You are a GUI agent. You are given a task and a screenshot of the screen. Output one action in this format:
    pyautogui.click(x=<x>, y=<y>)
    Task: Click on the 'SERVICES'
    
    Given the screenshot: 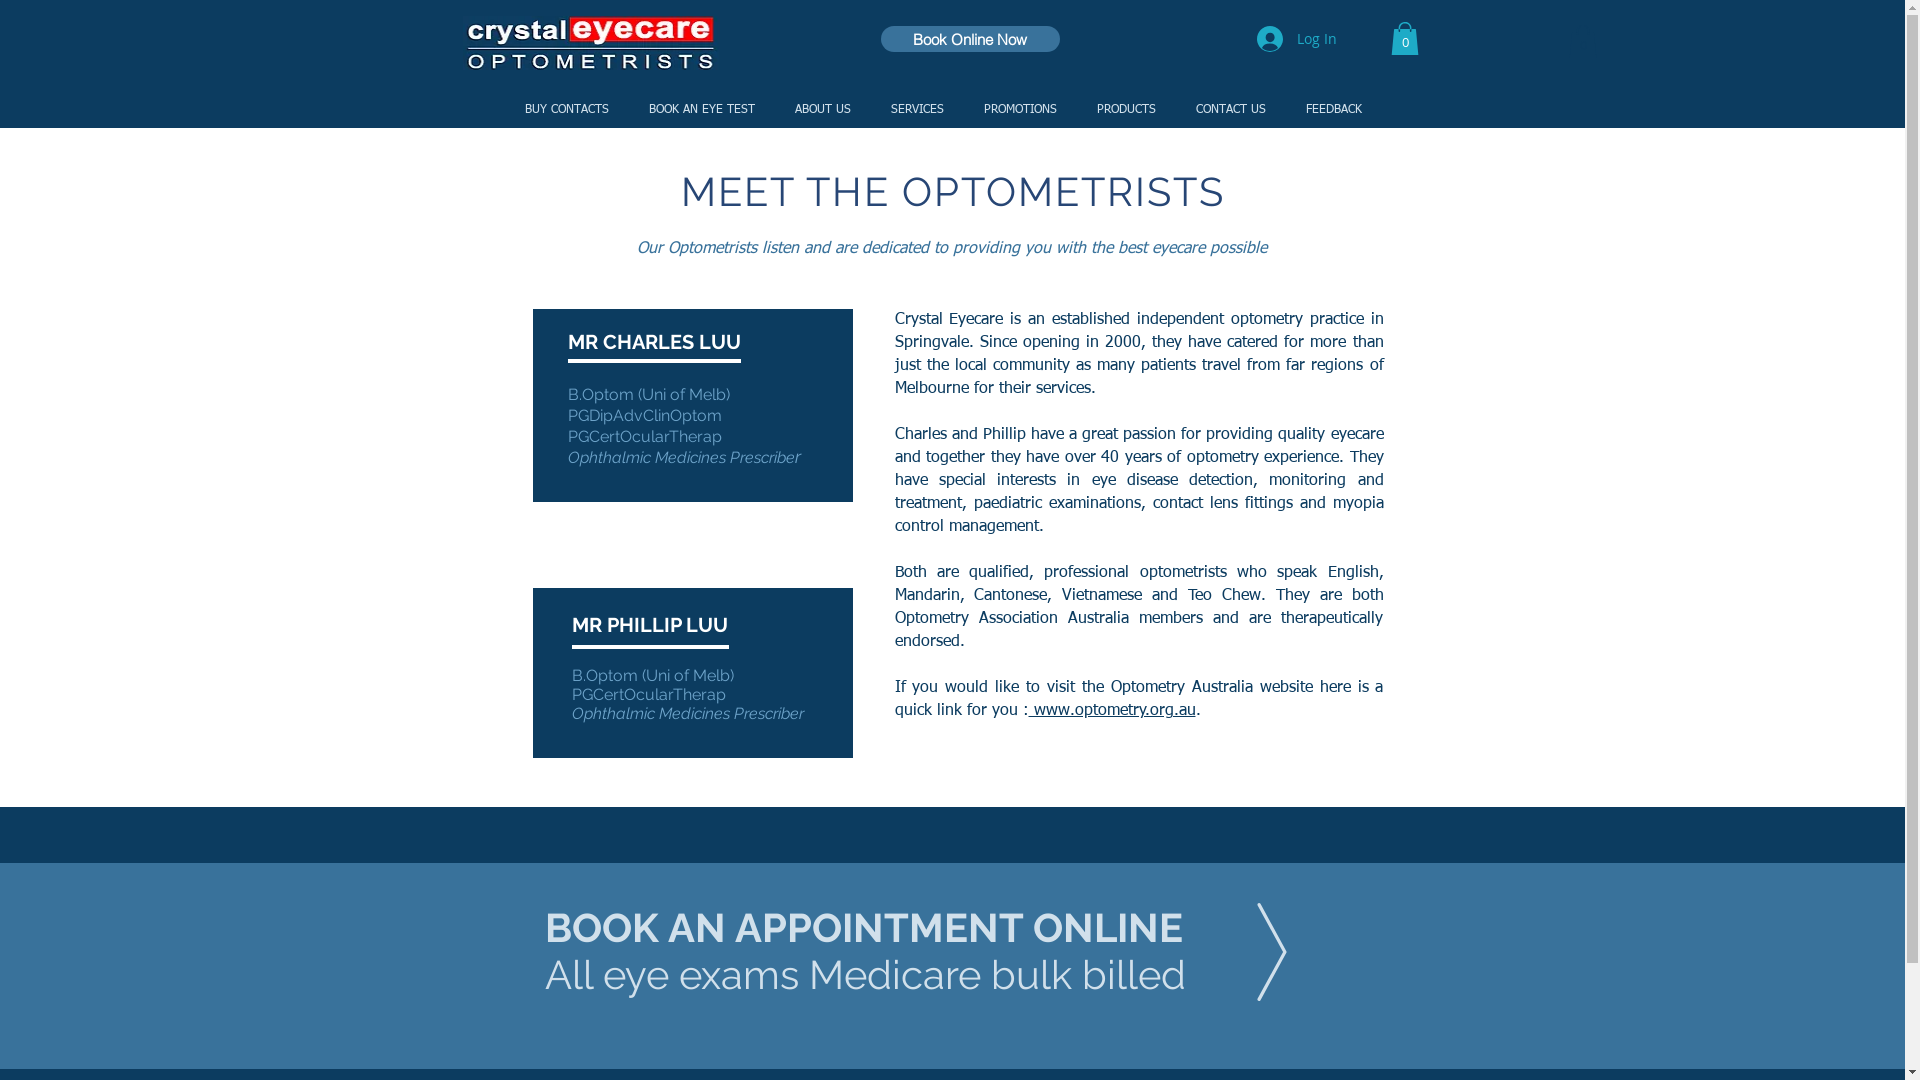 What is the action you would take?
    pyautogui.click(x=915, y=110)
    